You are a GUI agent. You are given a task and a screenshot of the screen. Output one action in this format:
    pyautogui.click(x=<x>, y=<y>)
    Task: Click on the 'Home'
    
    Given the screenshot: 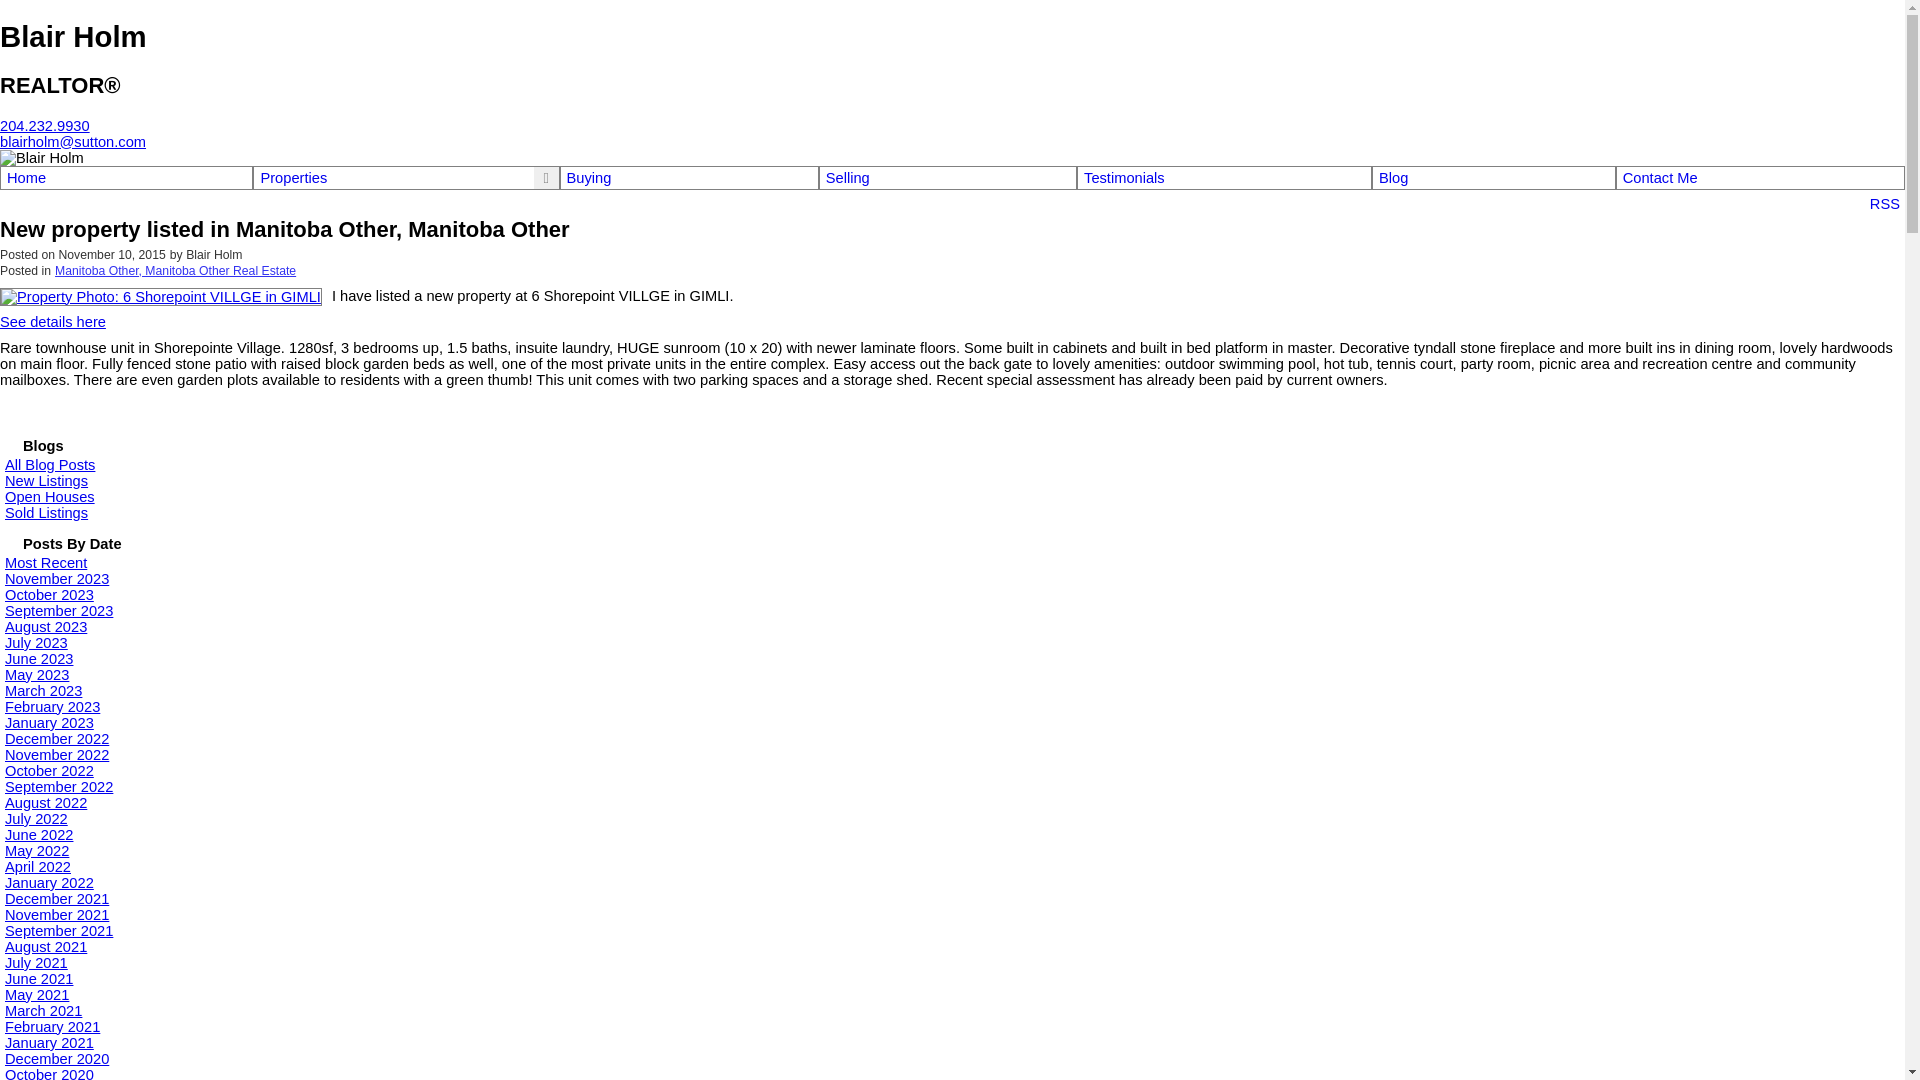 What is the action you would take?
    pyautogui.click(x=125, y=176)
    